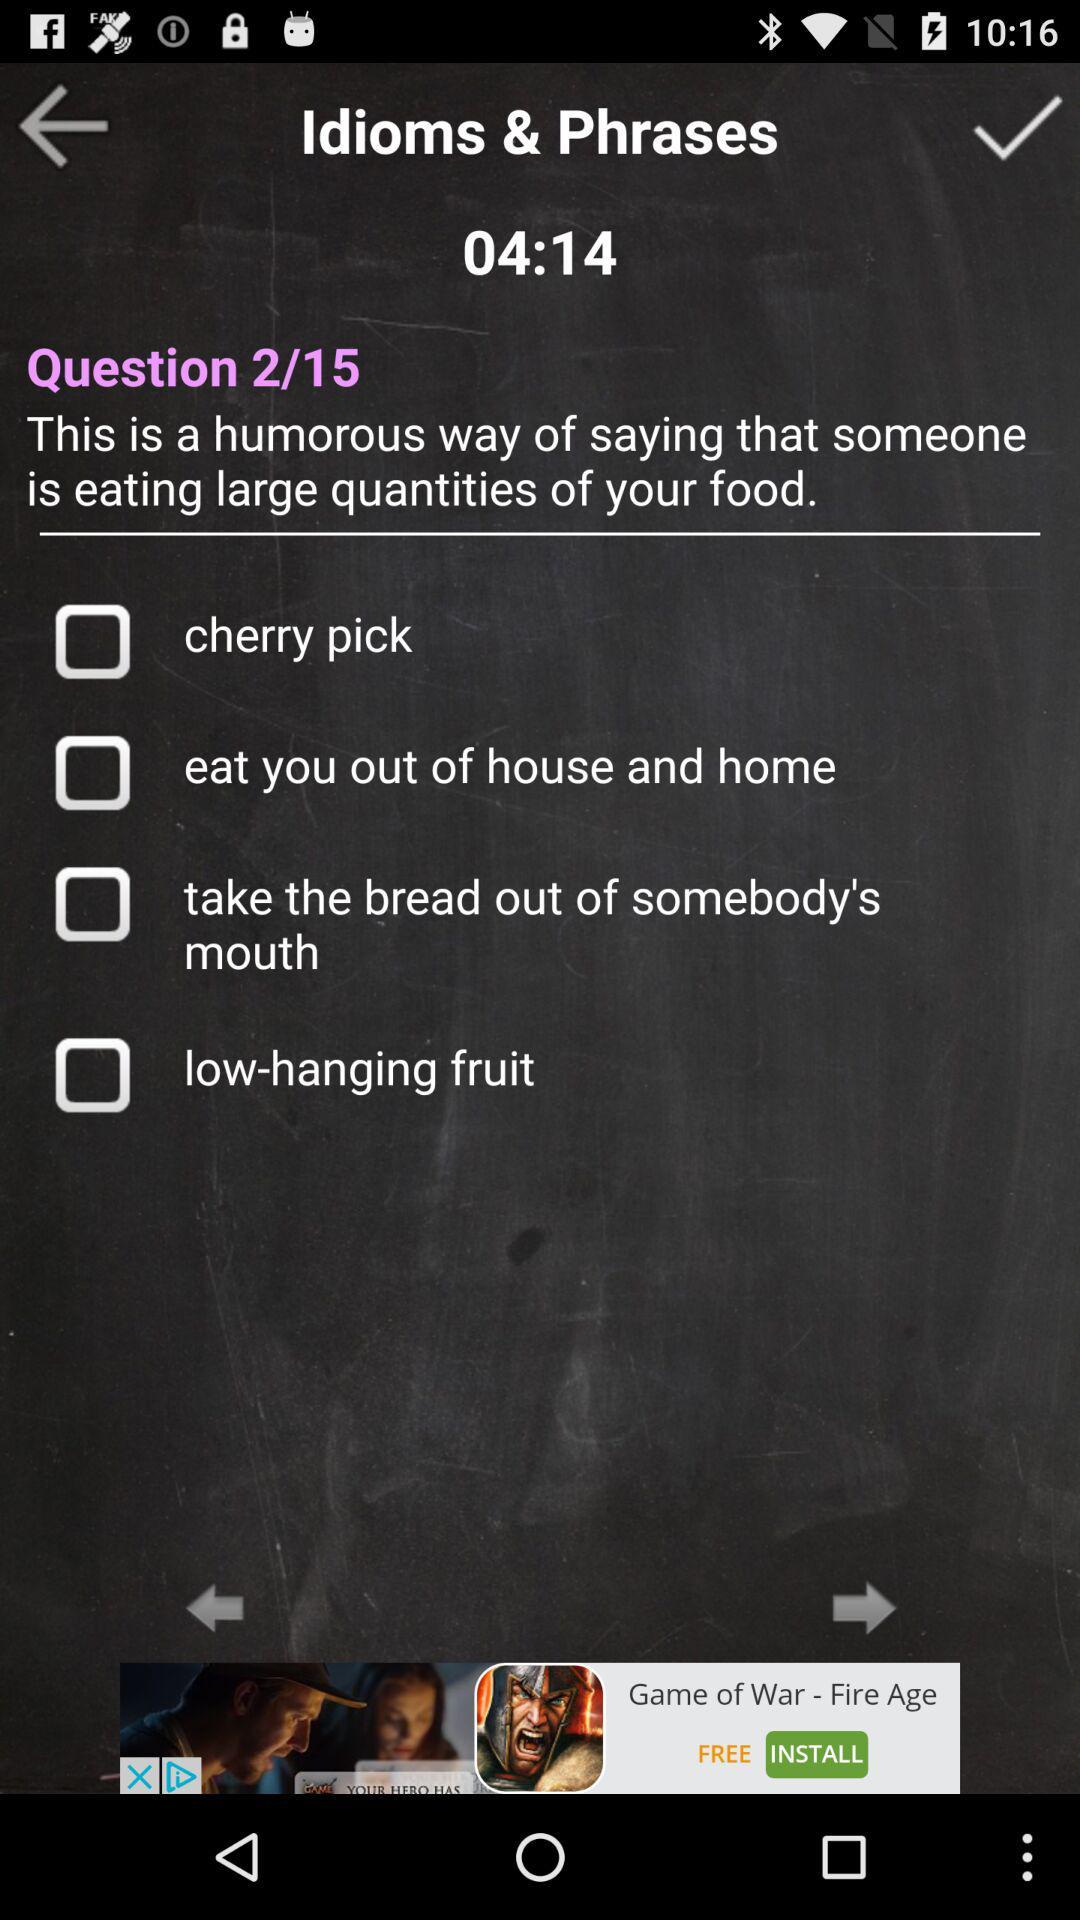  I want to click on back arrow, so click(215, 1608).